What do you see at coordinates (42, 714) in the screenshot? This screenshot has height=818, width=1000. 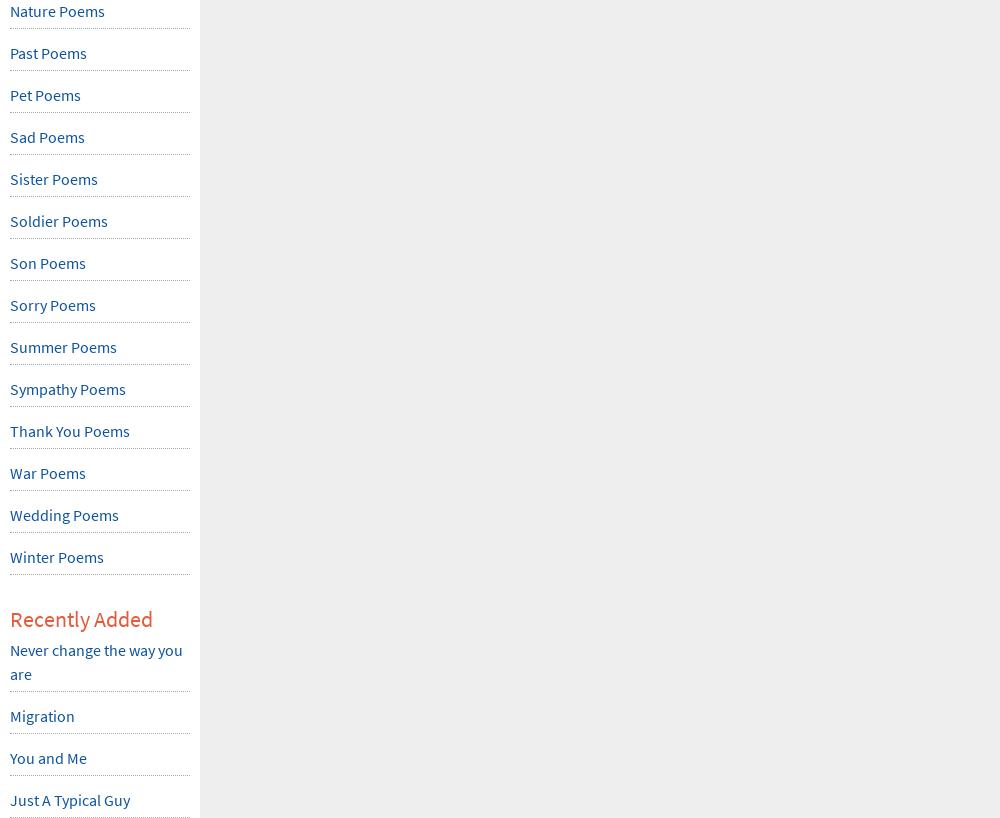 I see `'Migration'` at bounding box center [42, 714].